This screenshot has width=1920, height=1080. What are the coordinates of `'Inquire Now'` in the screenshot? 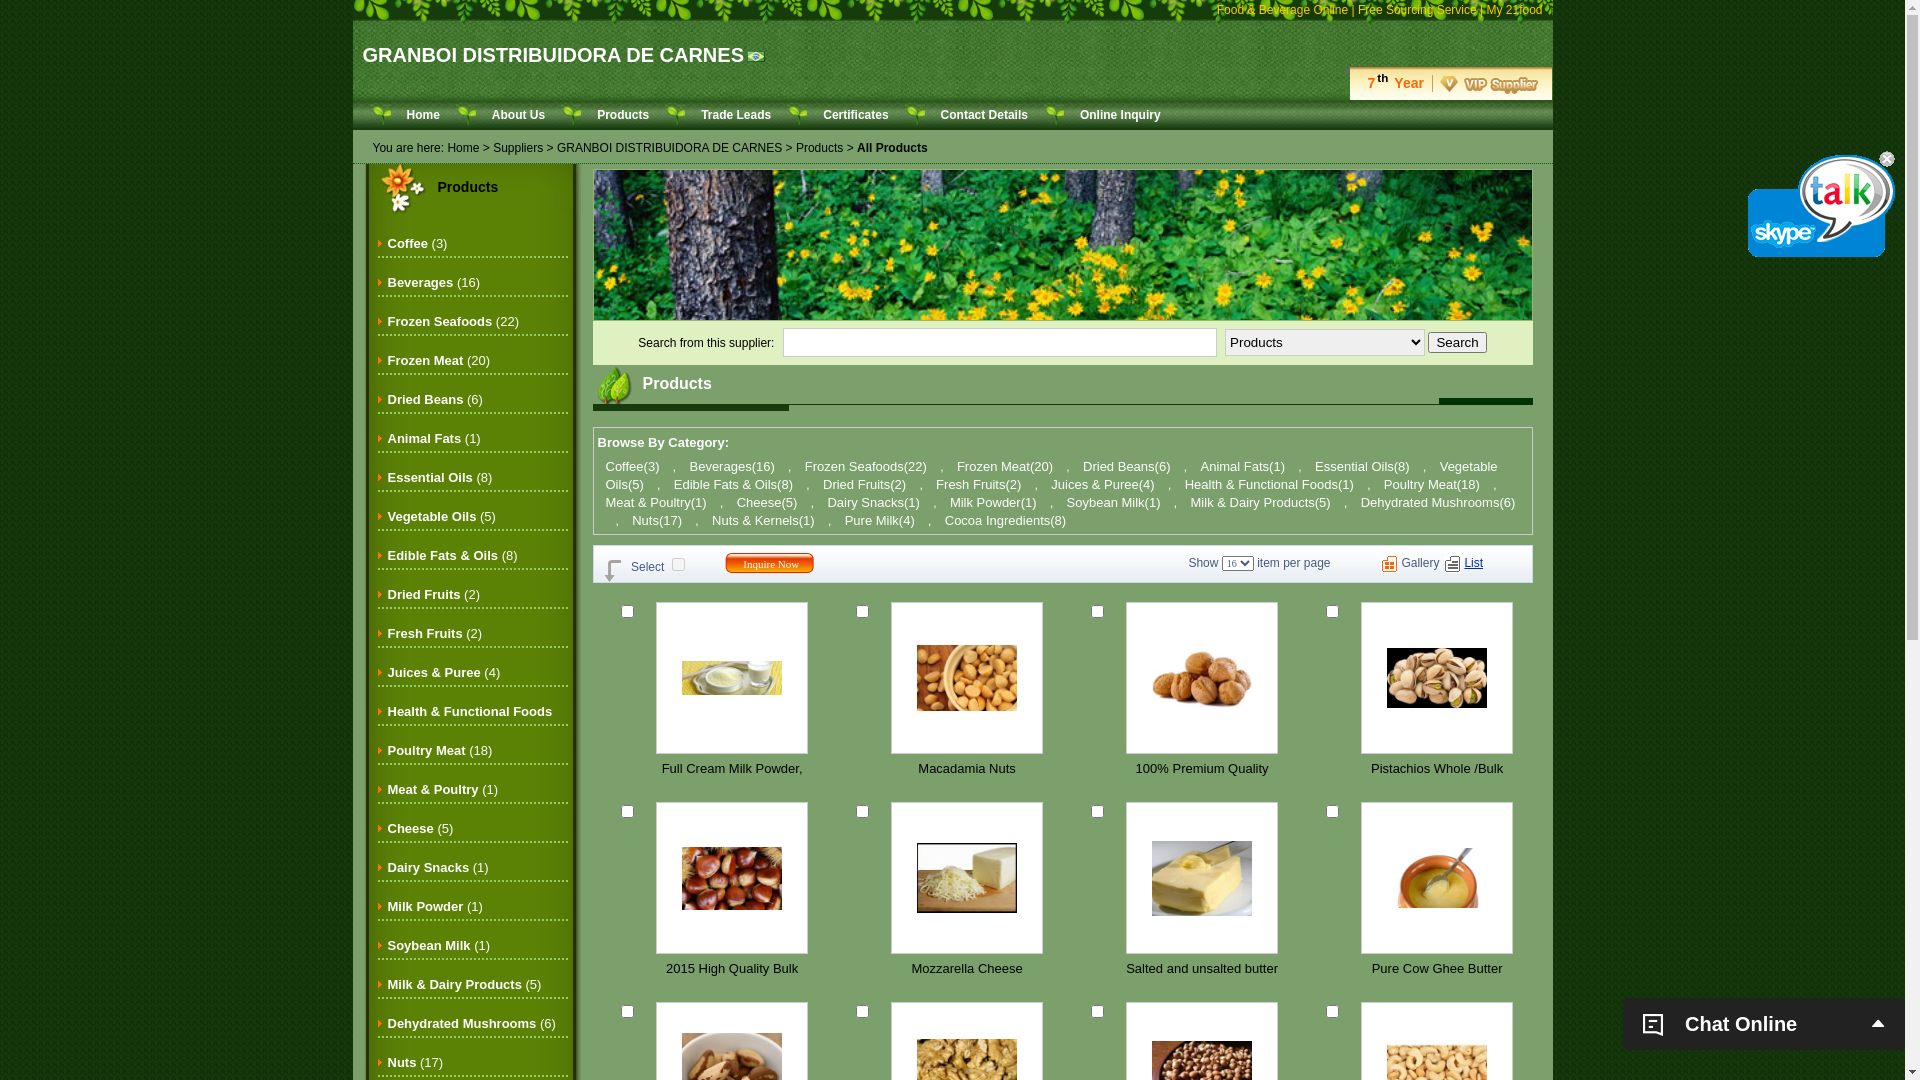 It's located at (770, 563).